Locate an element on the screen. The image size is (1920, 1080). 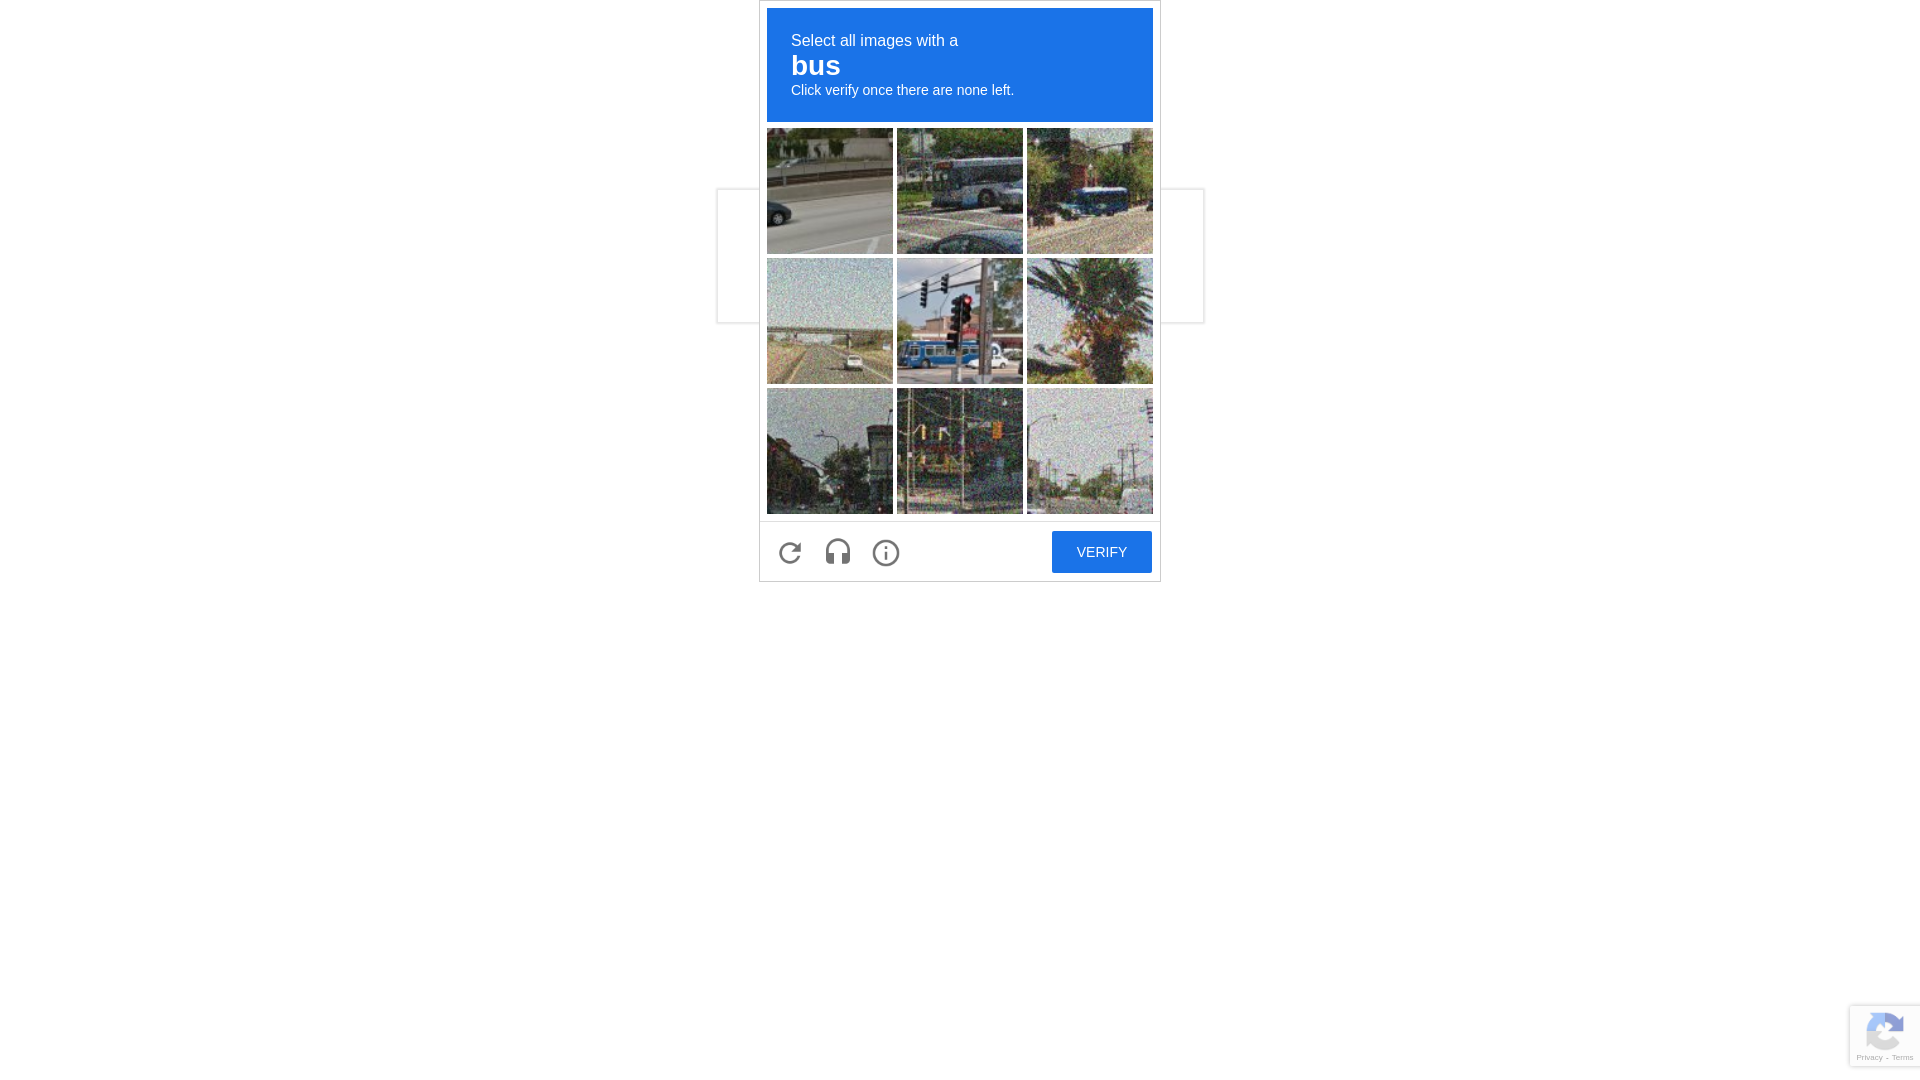
'recaptcha challenge expires in two minutes' is located at coordinates (960, 290).